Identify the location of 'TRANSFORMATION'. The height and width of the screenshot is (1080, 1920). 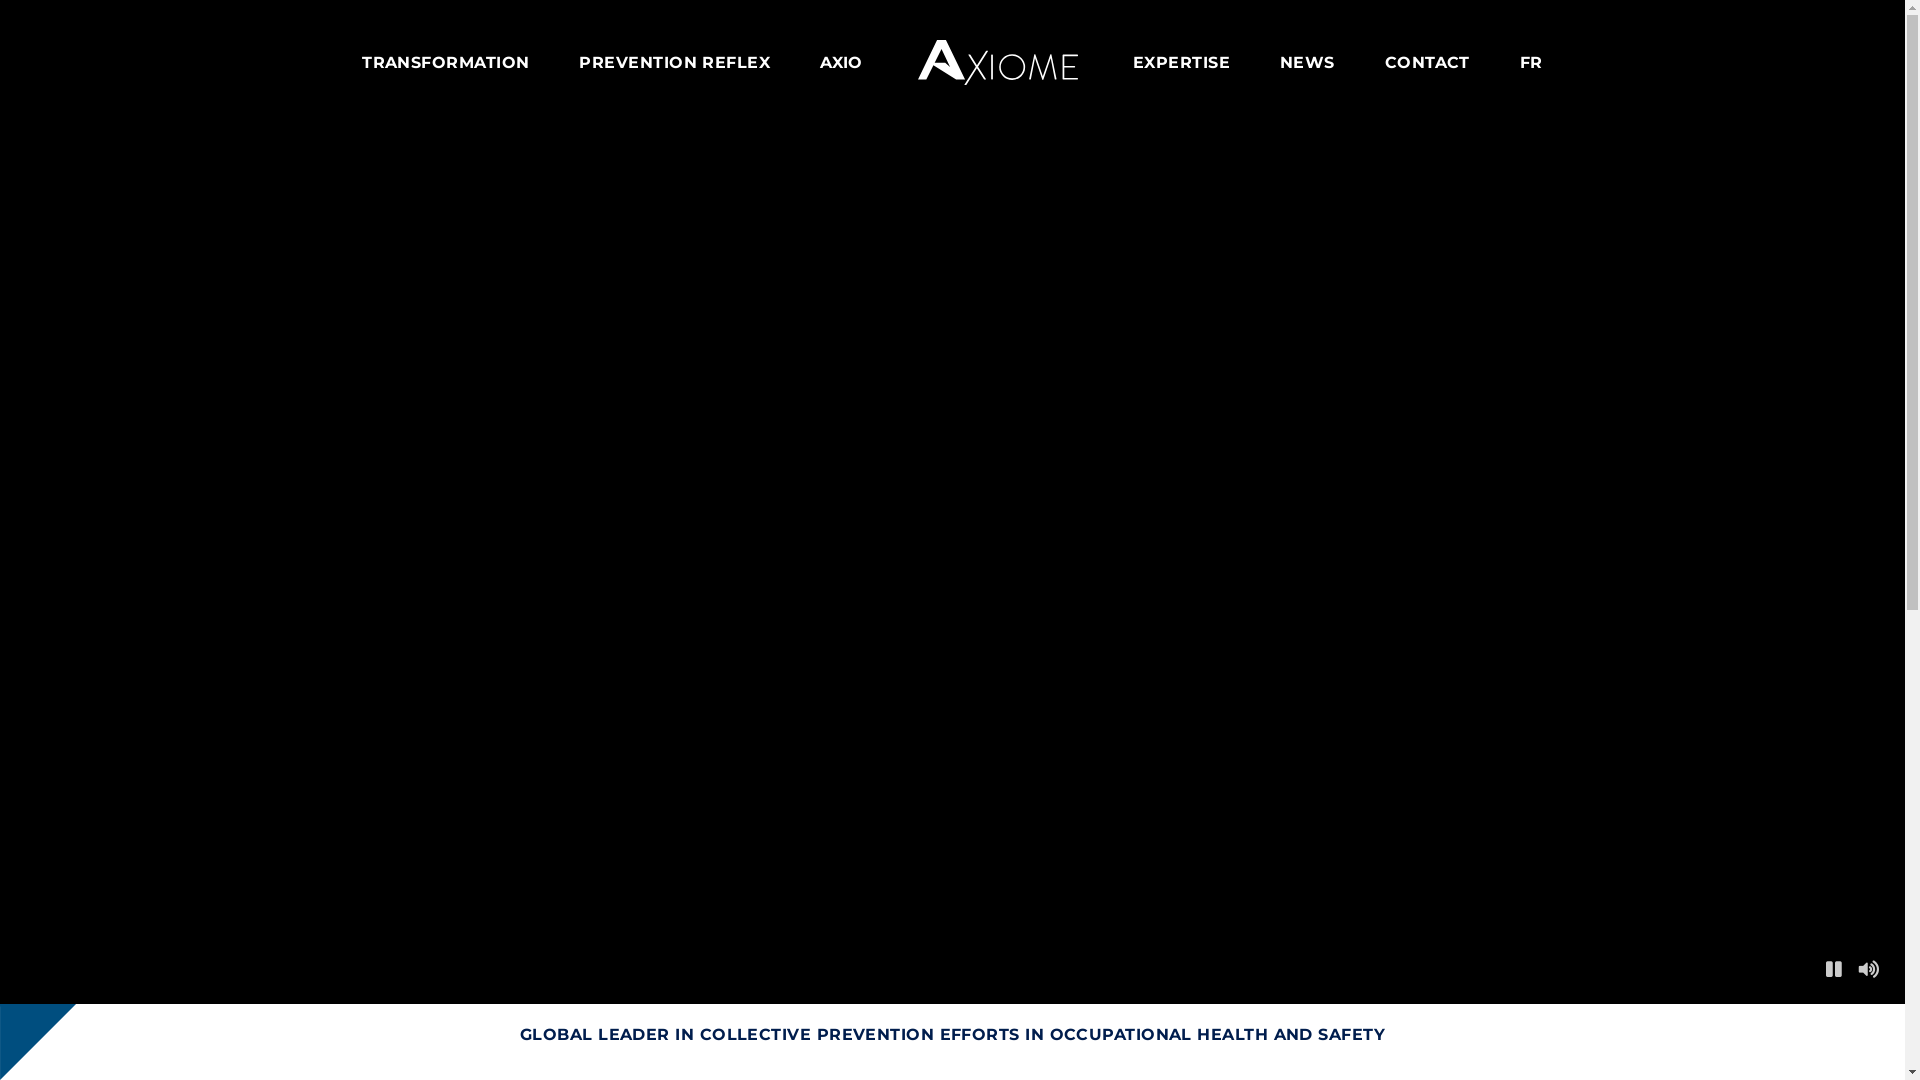
(444, 62).